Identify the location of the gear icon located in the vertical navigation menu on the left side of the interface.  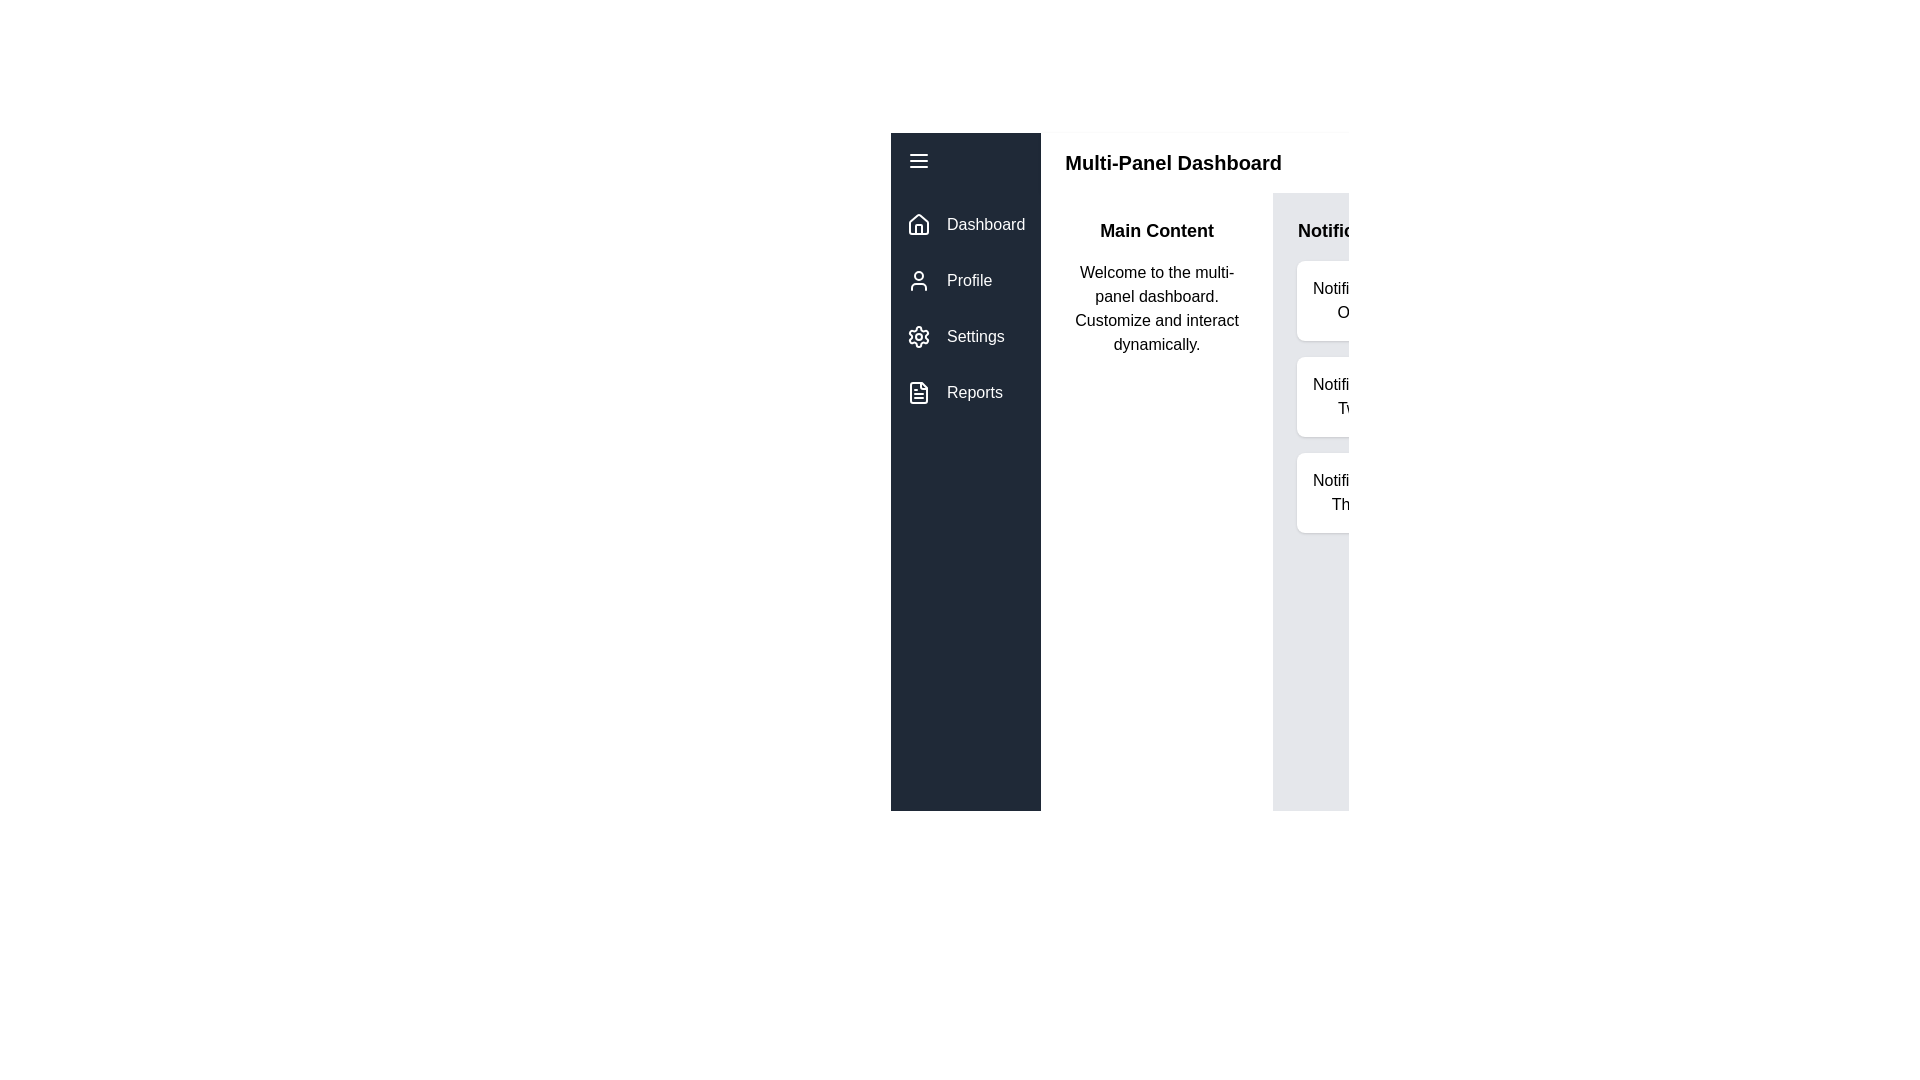
(917, 335).